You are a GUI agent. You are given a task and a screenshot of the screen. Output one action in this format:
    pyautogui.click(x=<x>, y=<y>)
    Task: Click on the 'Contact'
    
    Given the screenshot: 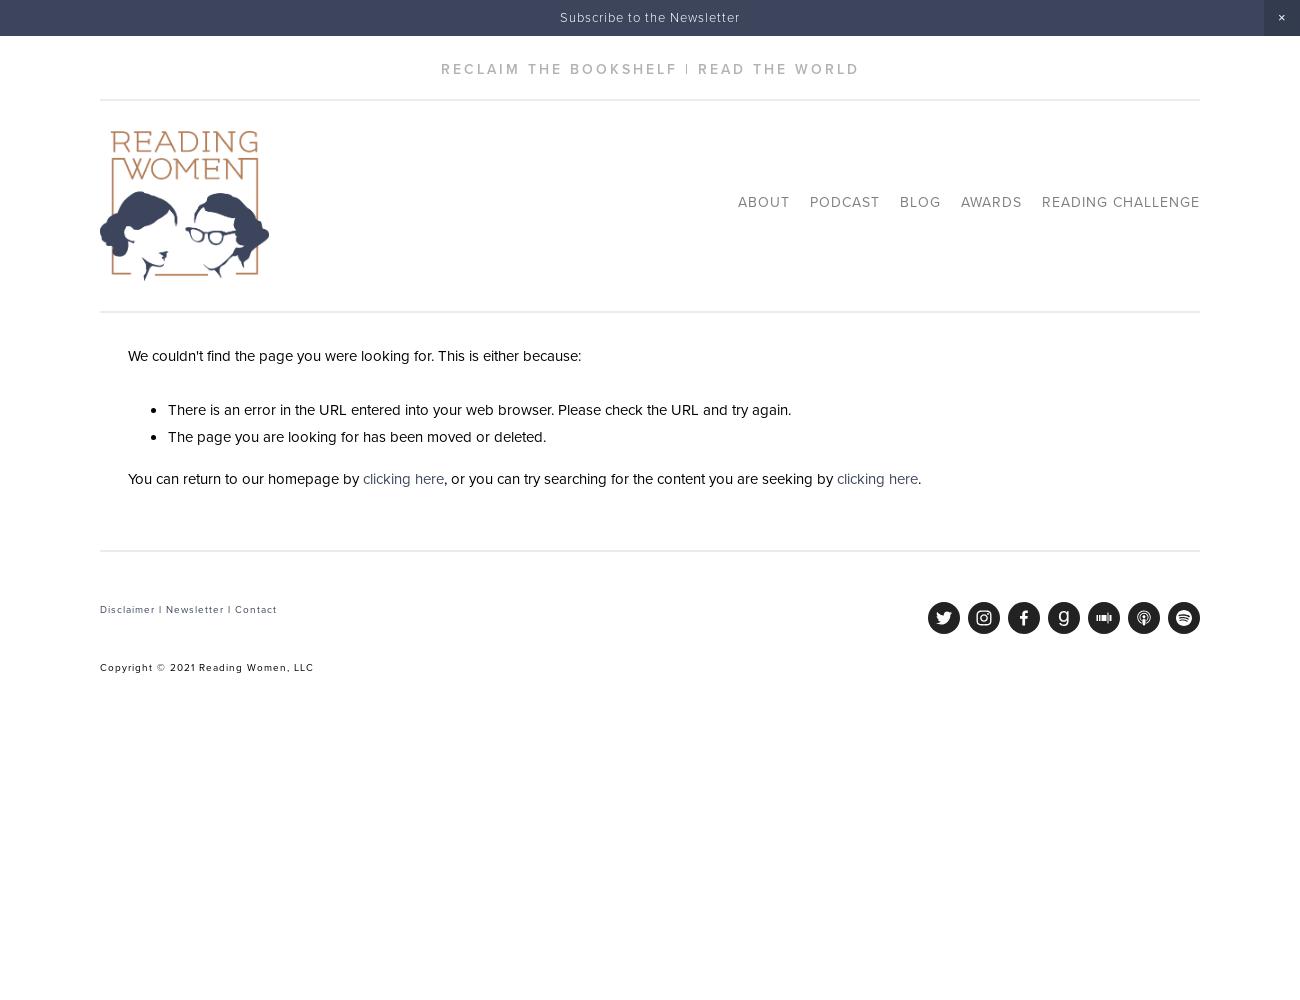 What is the action you would take?
    pyautogui.click(x=254, y=608)
    